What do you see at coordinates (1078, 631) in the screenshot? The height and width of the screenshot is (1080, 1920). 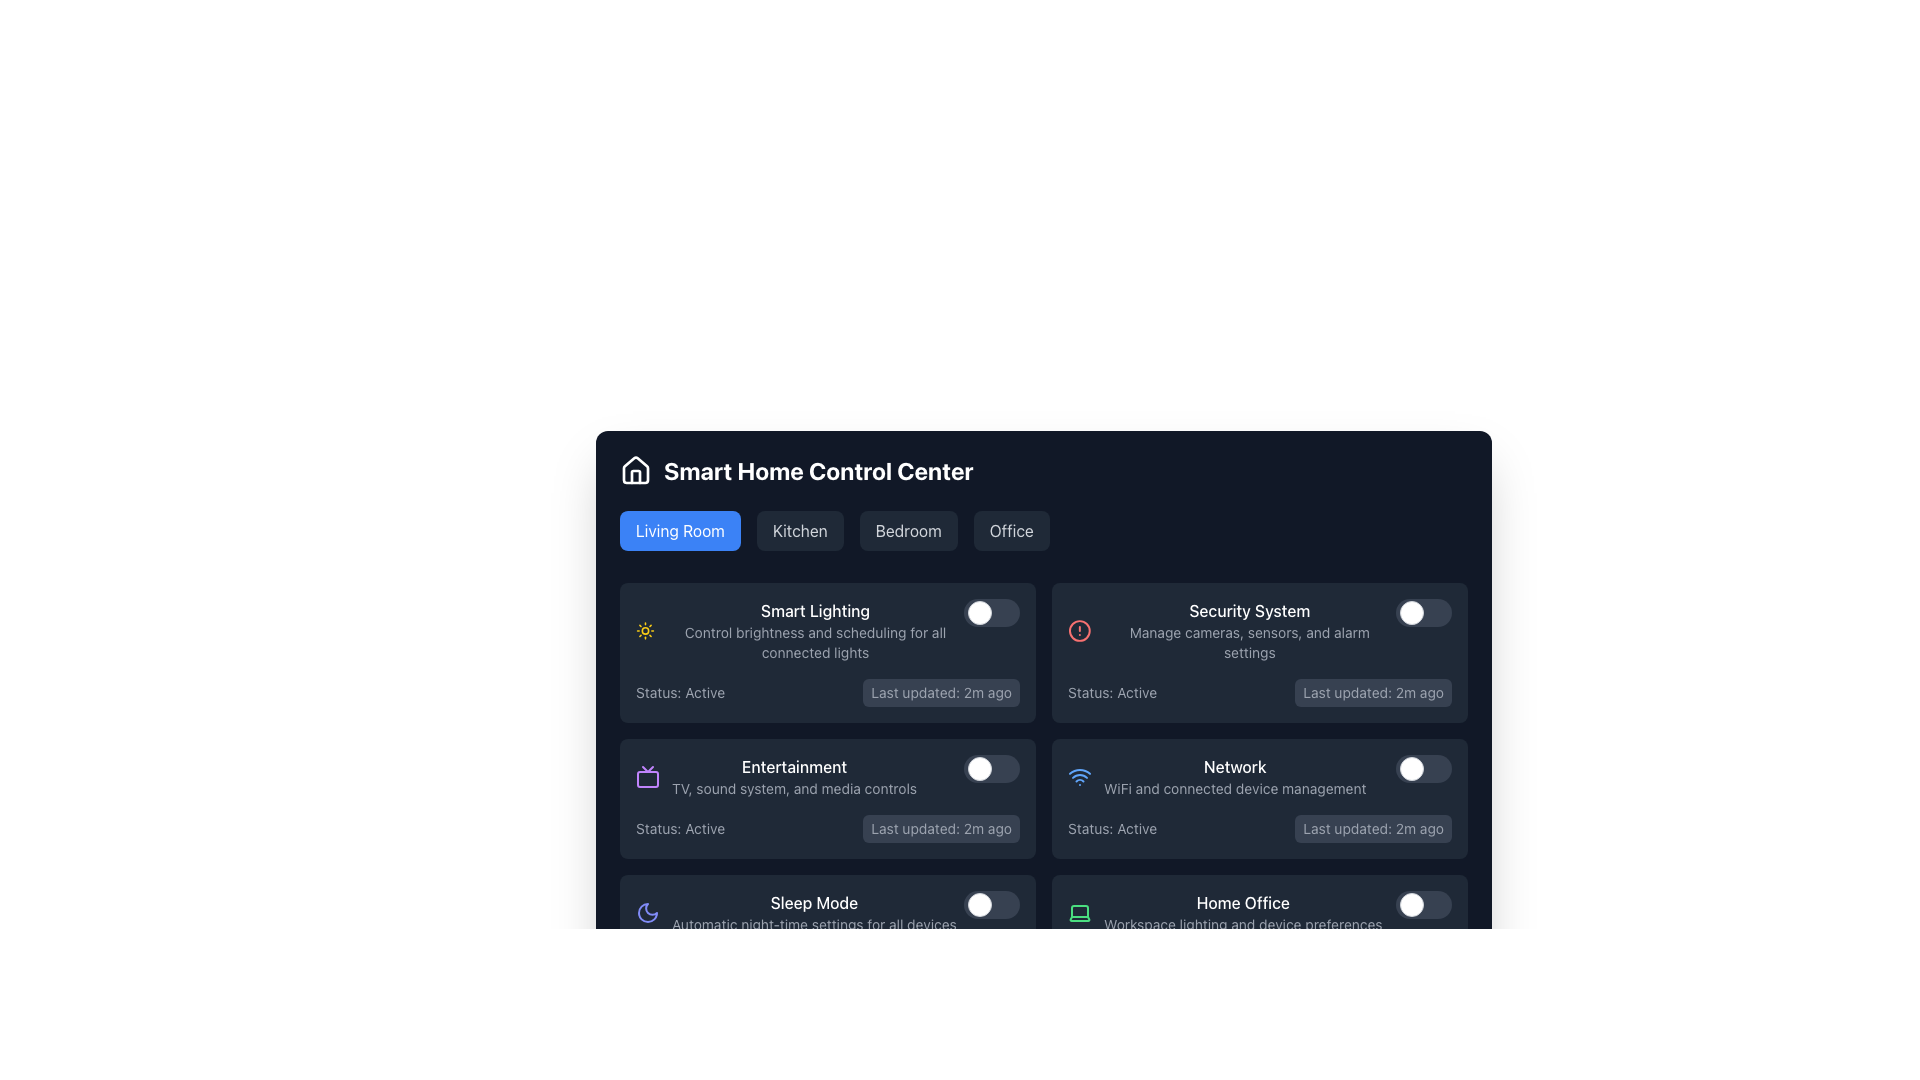 I see `the icon indicating the status of the 'Security System', located centrally in the icon space, to the right of 'Smart Lighting' and above 'Network'` at bounding box center [1078, 631].